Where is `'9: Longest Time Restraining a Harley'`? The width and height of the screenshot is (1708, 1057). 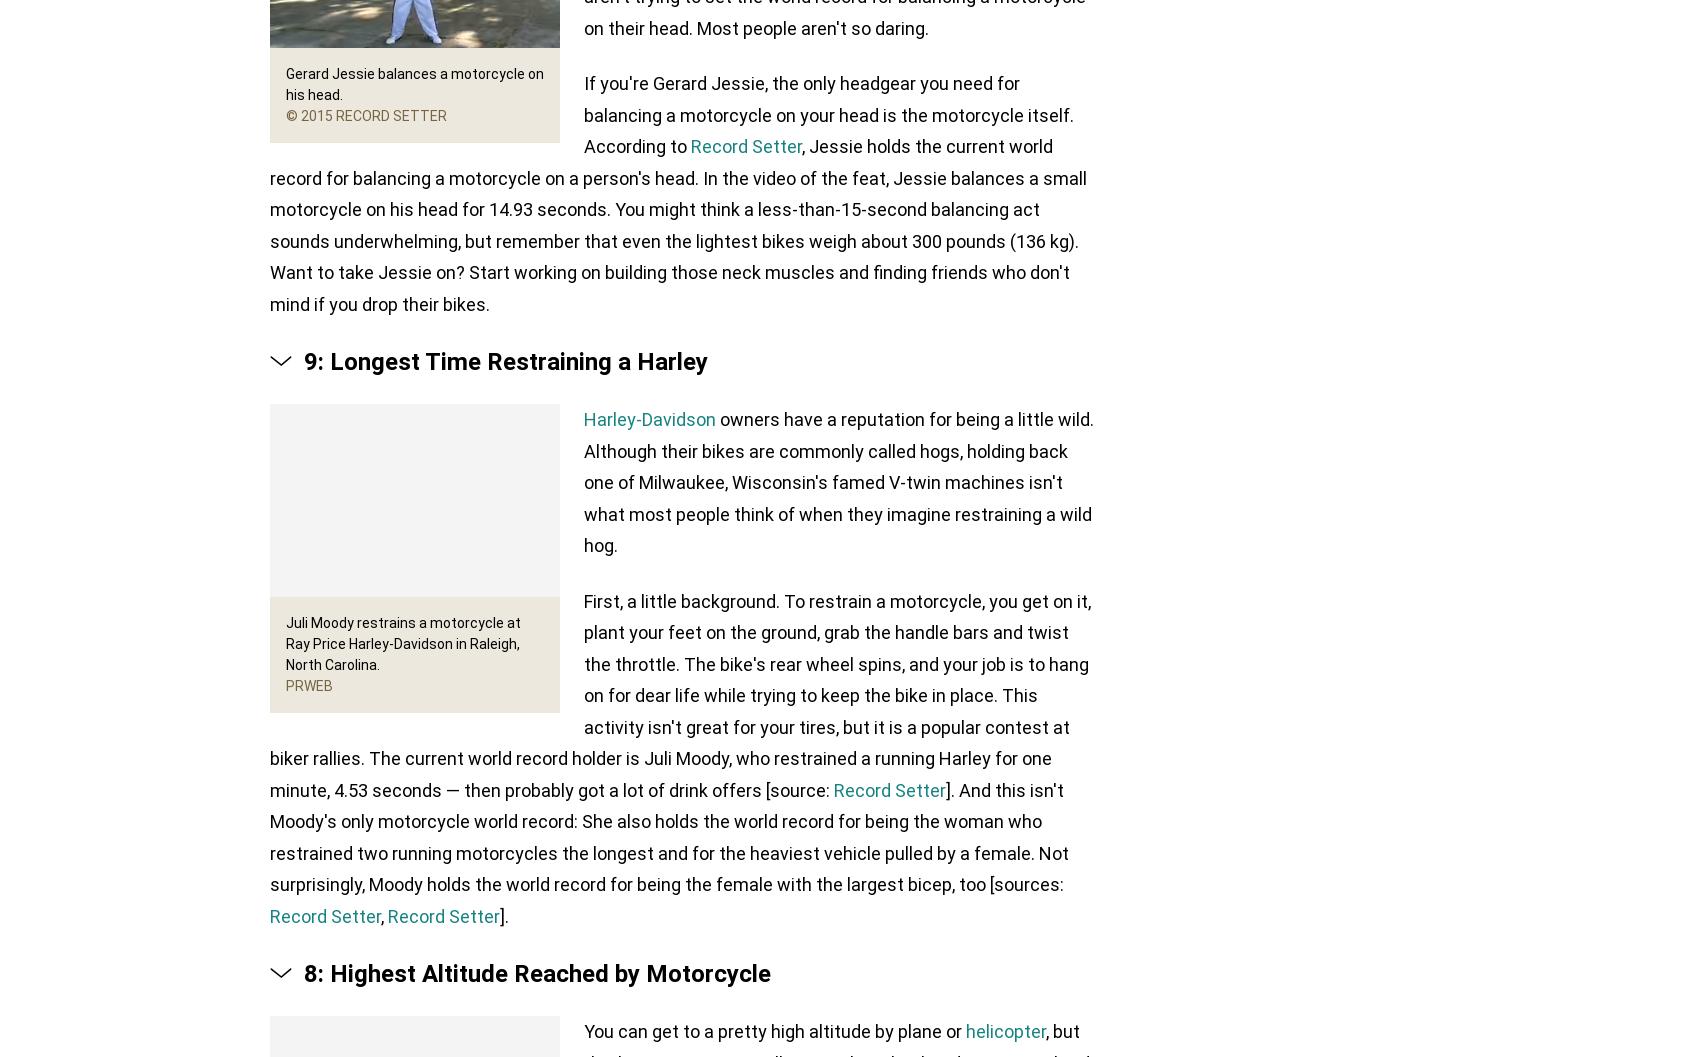
'9: Longest Time Restraining a Harley' is located at coordinates (506, 362).